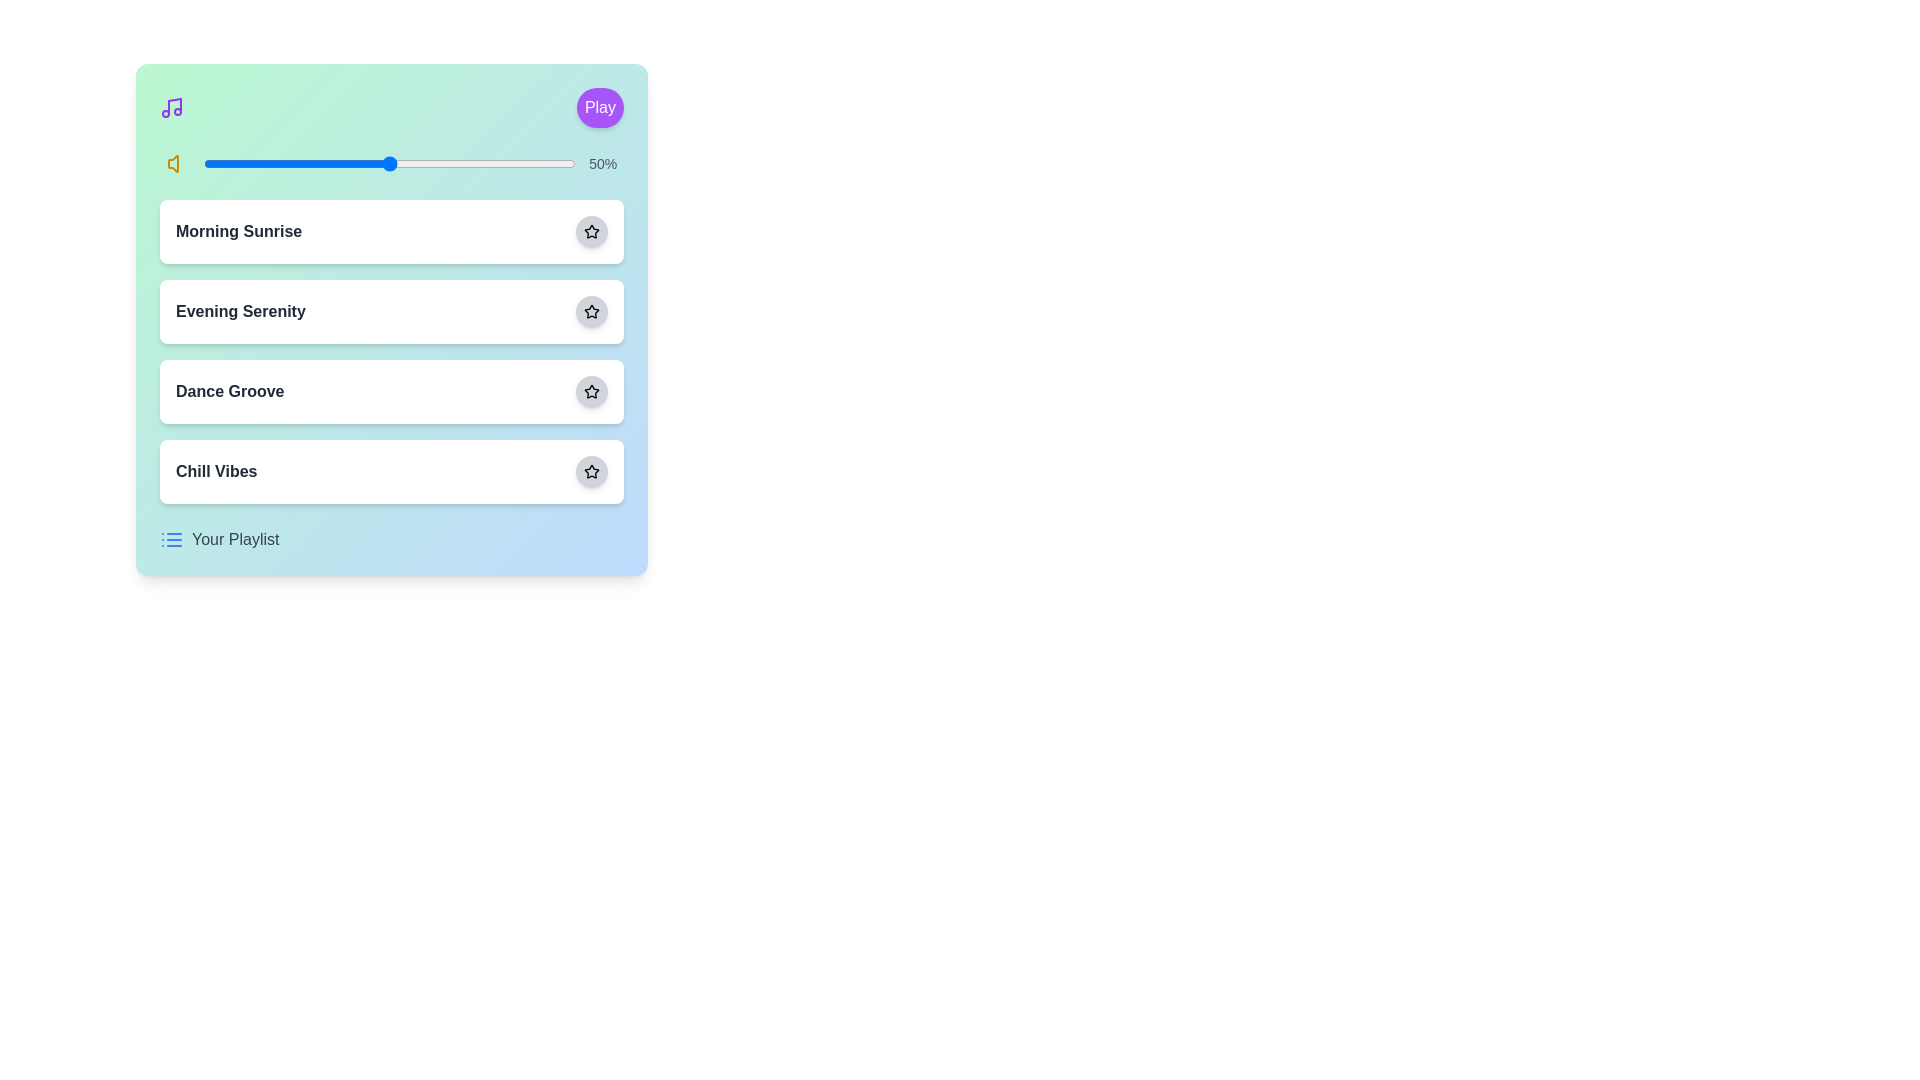  What do you see at coordinates (422, 163) in the screenshot?
I see `the slider` at bounding box center [422, 163].